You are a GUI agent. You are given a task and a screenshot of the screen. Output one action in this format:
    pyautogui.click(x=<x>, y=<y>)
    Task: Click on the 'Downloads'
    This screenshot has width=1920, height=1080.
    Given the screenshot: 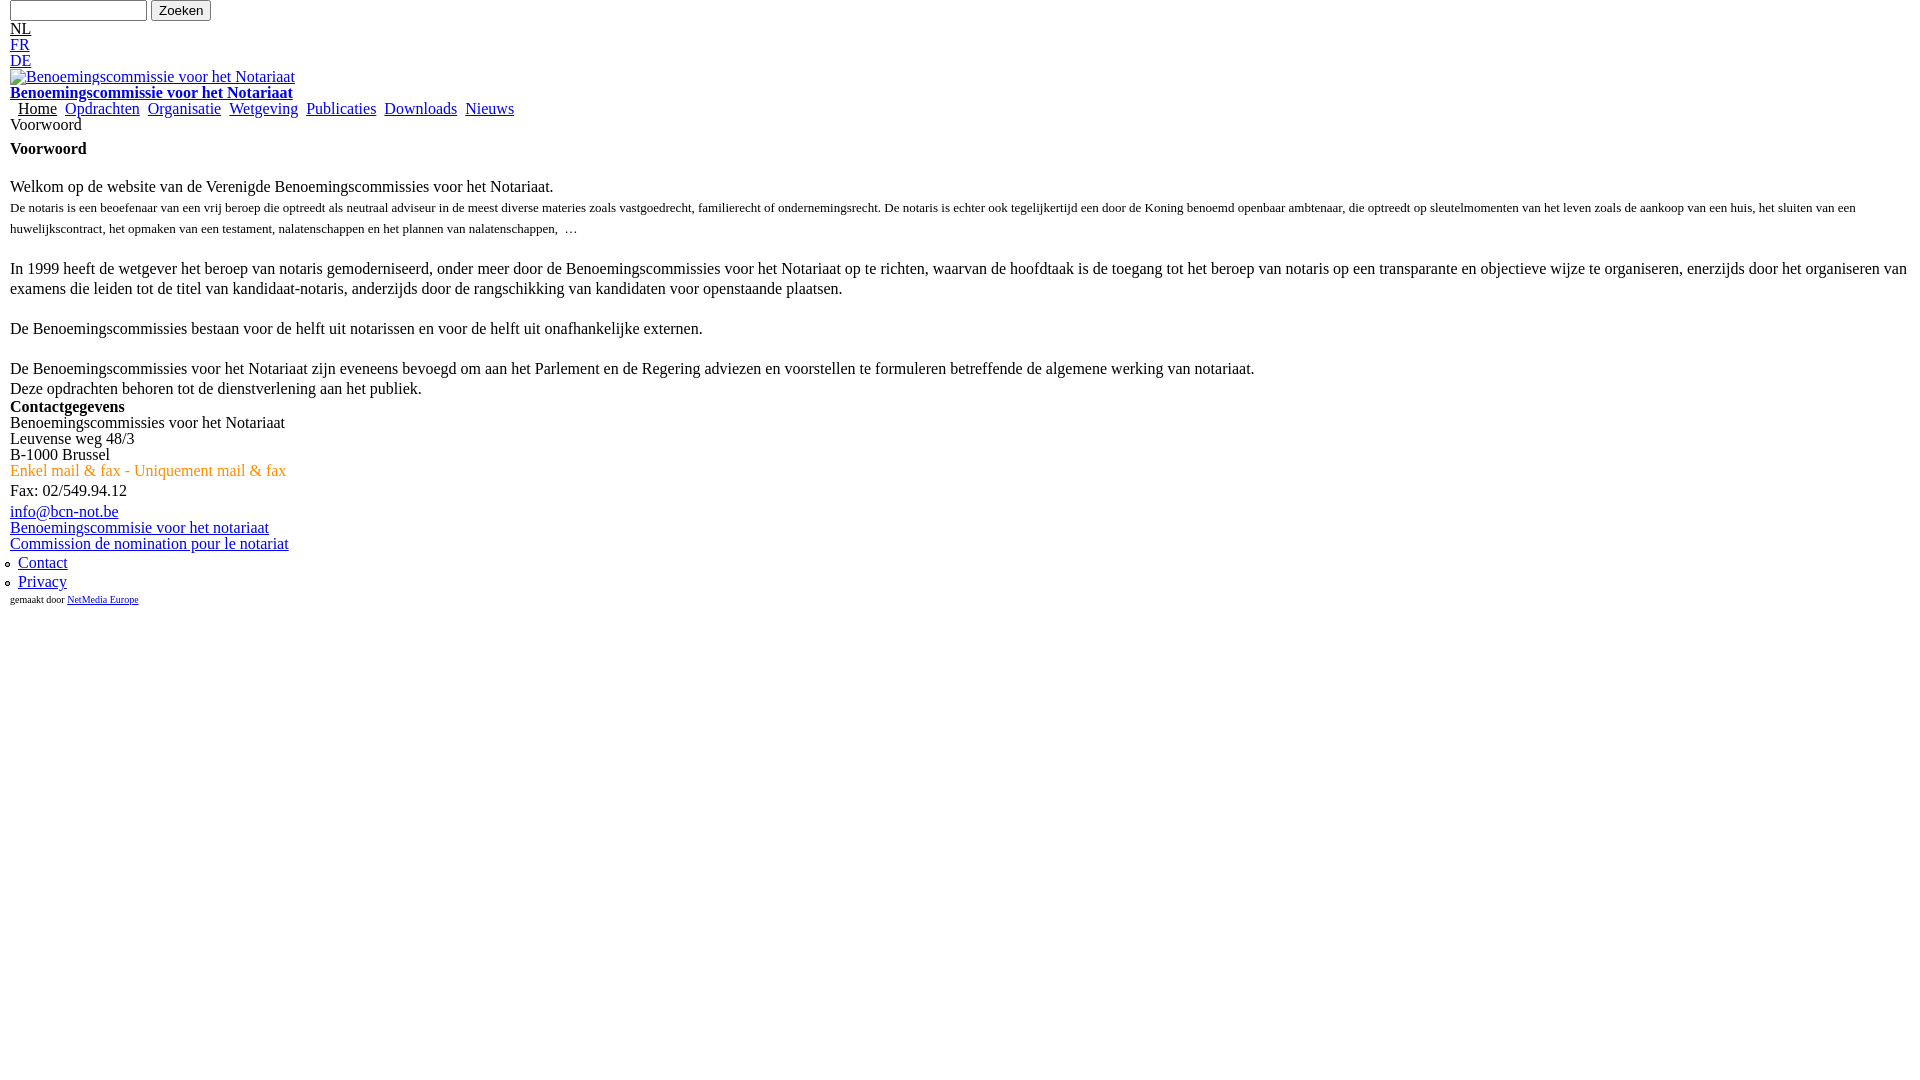 What is the action you would take?
    pyautogui.click(x=419, y=108)
    